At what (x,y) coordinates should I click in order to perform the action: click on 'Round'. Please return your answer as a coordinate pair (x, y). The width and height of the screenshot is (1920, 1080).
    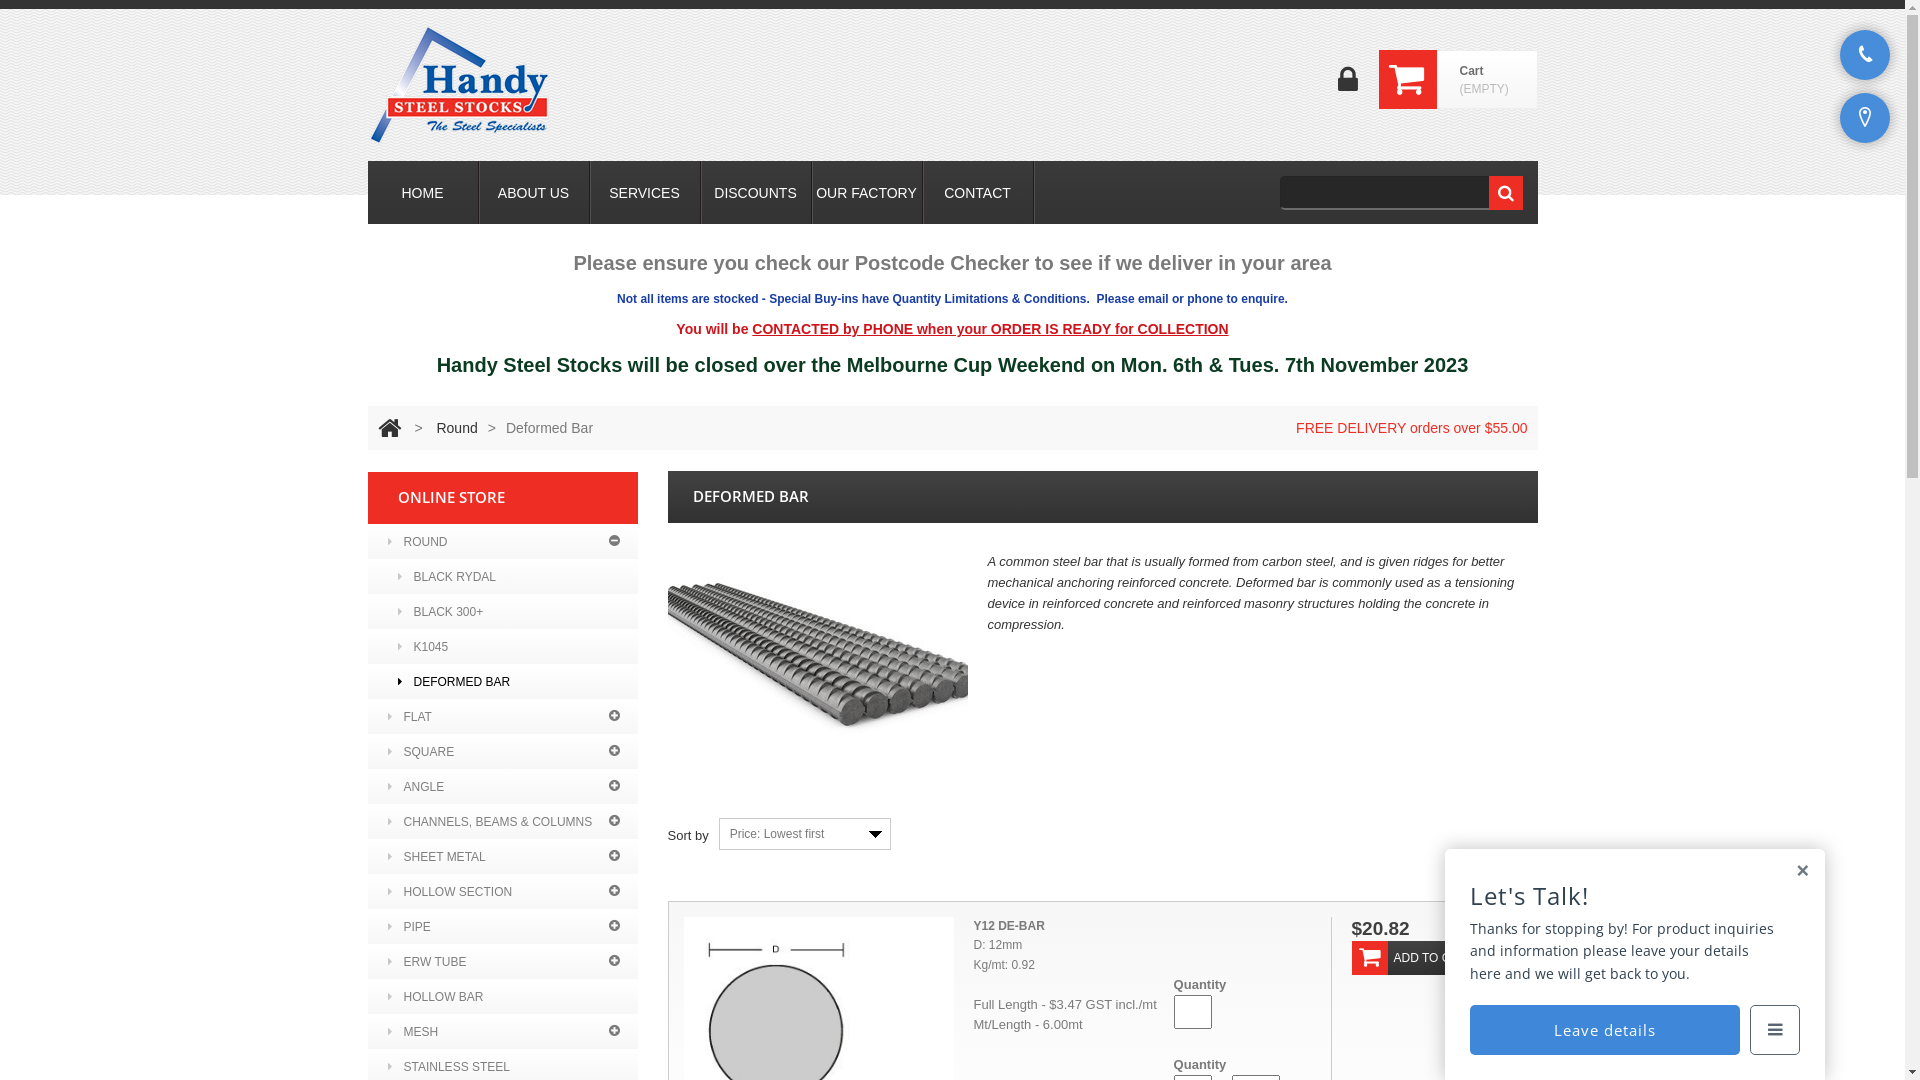
    Looking at the image, I should click on (455, 427).